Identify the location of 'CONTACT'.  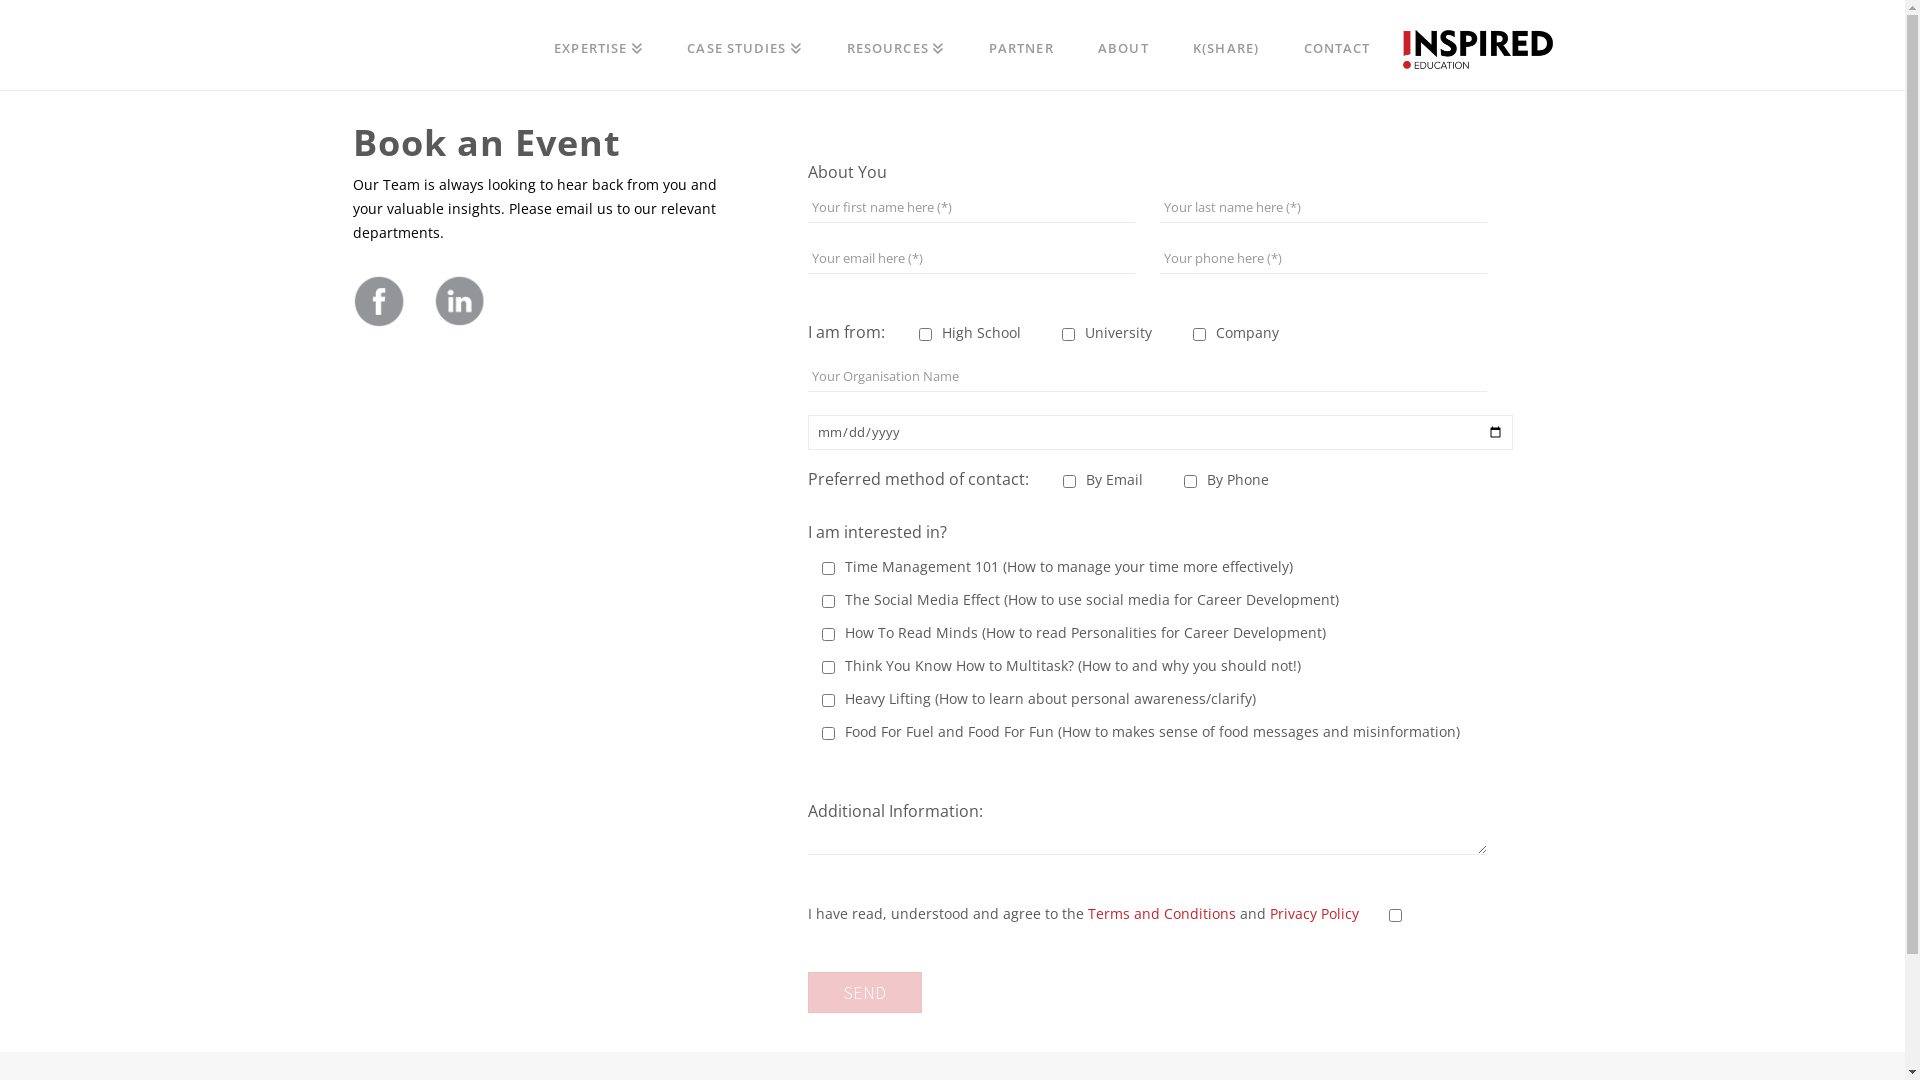
(1336, 45).